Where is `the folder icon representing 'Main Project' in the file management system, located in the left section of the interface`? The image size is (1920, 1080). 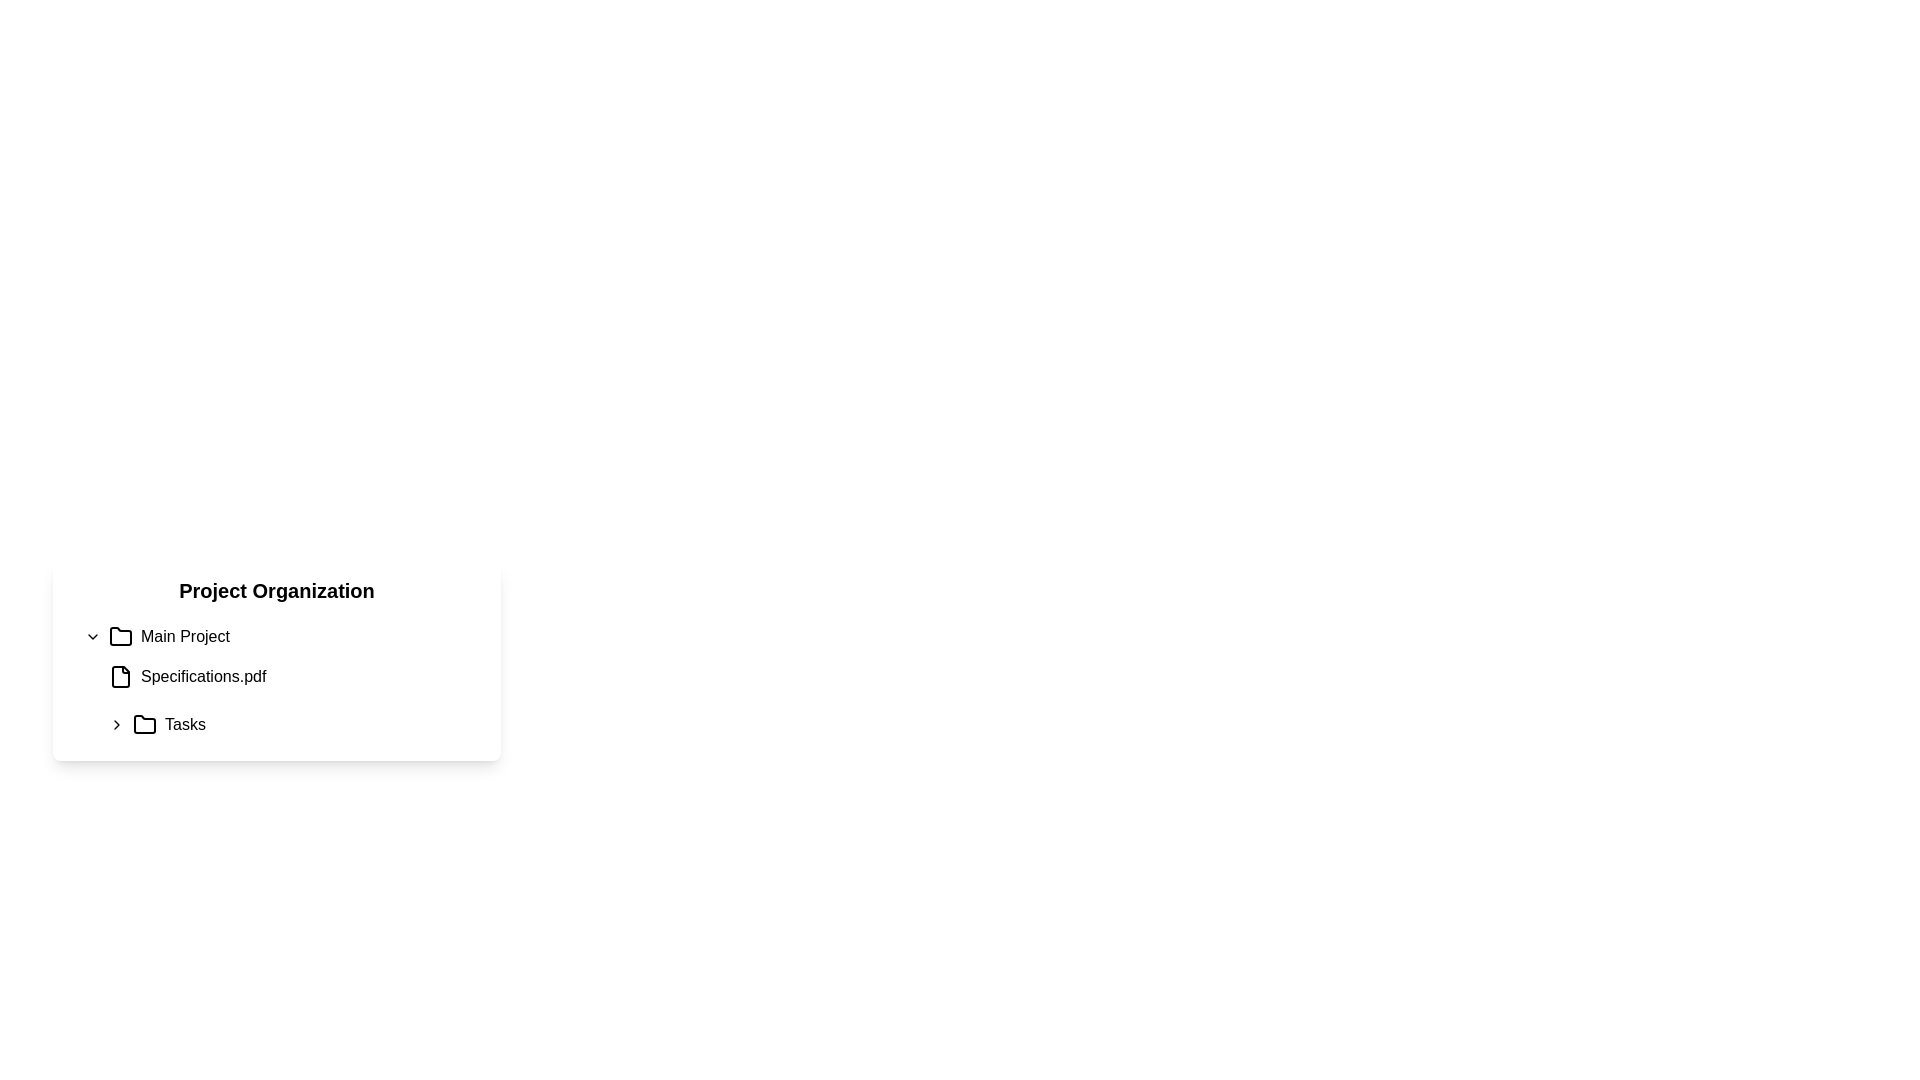
the folder icon representing 'Main Project' in the file management system, located in the left section of the interface is located at coordinates (119, 636).